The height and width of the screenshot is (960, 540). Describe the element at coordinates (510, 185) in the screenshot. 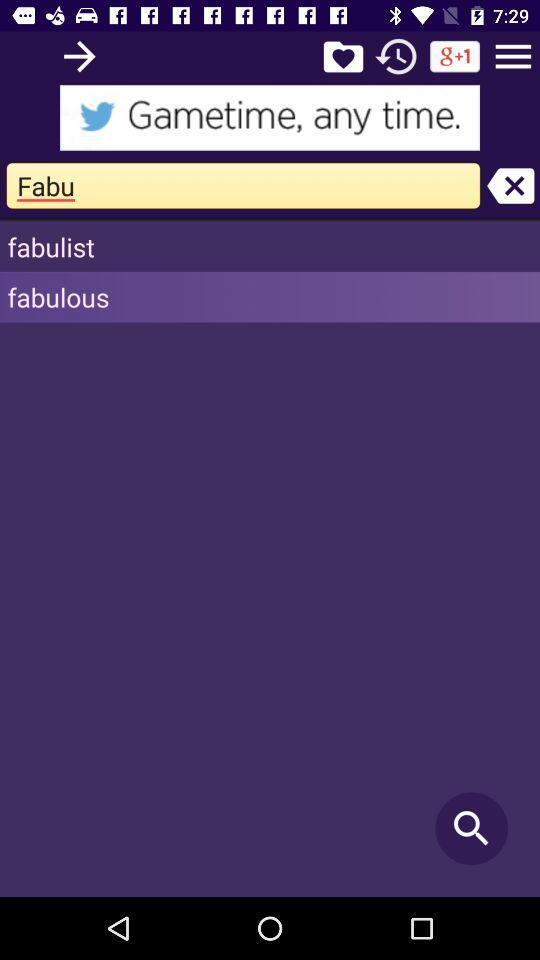

I see `clear the search` at that location.